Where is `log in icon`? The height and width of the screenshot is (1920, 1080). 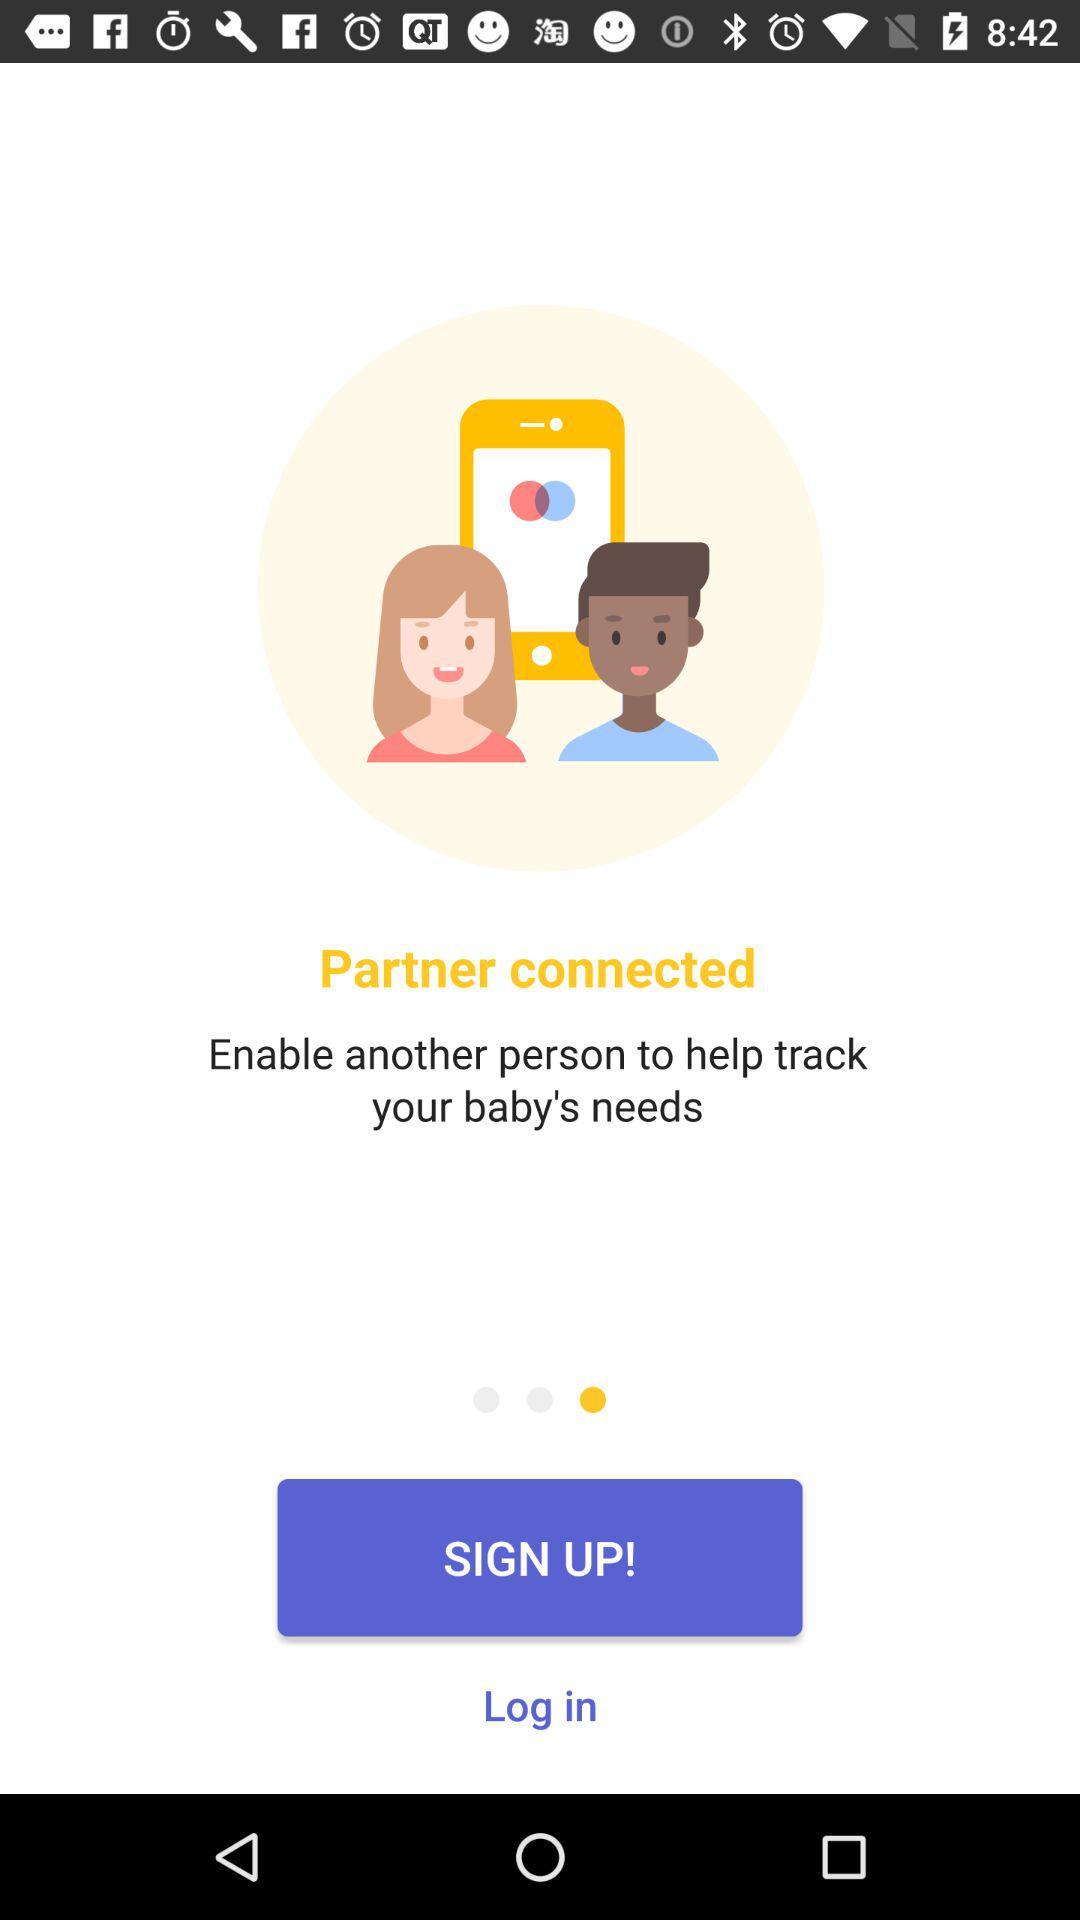
log in icon is located at coordinates (540, 1703).